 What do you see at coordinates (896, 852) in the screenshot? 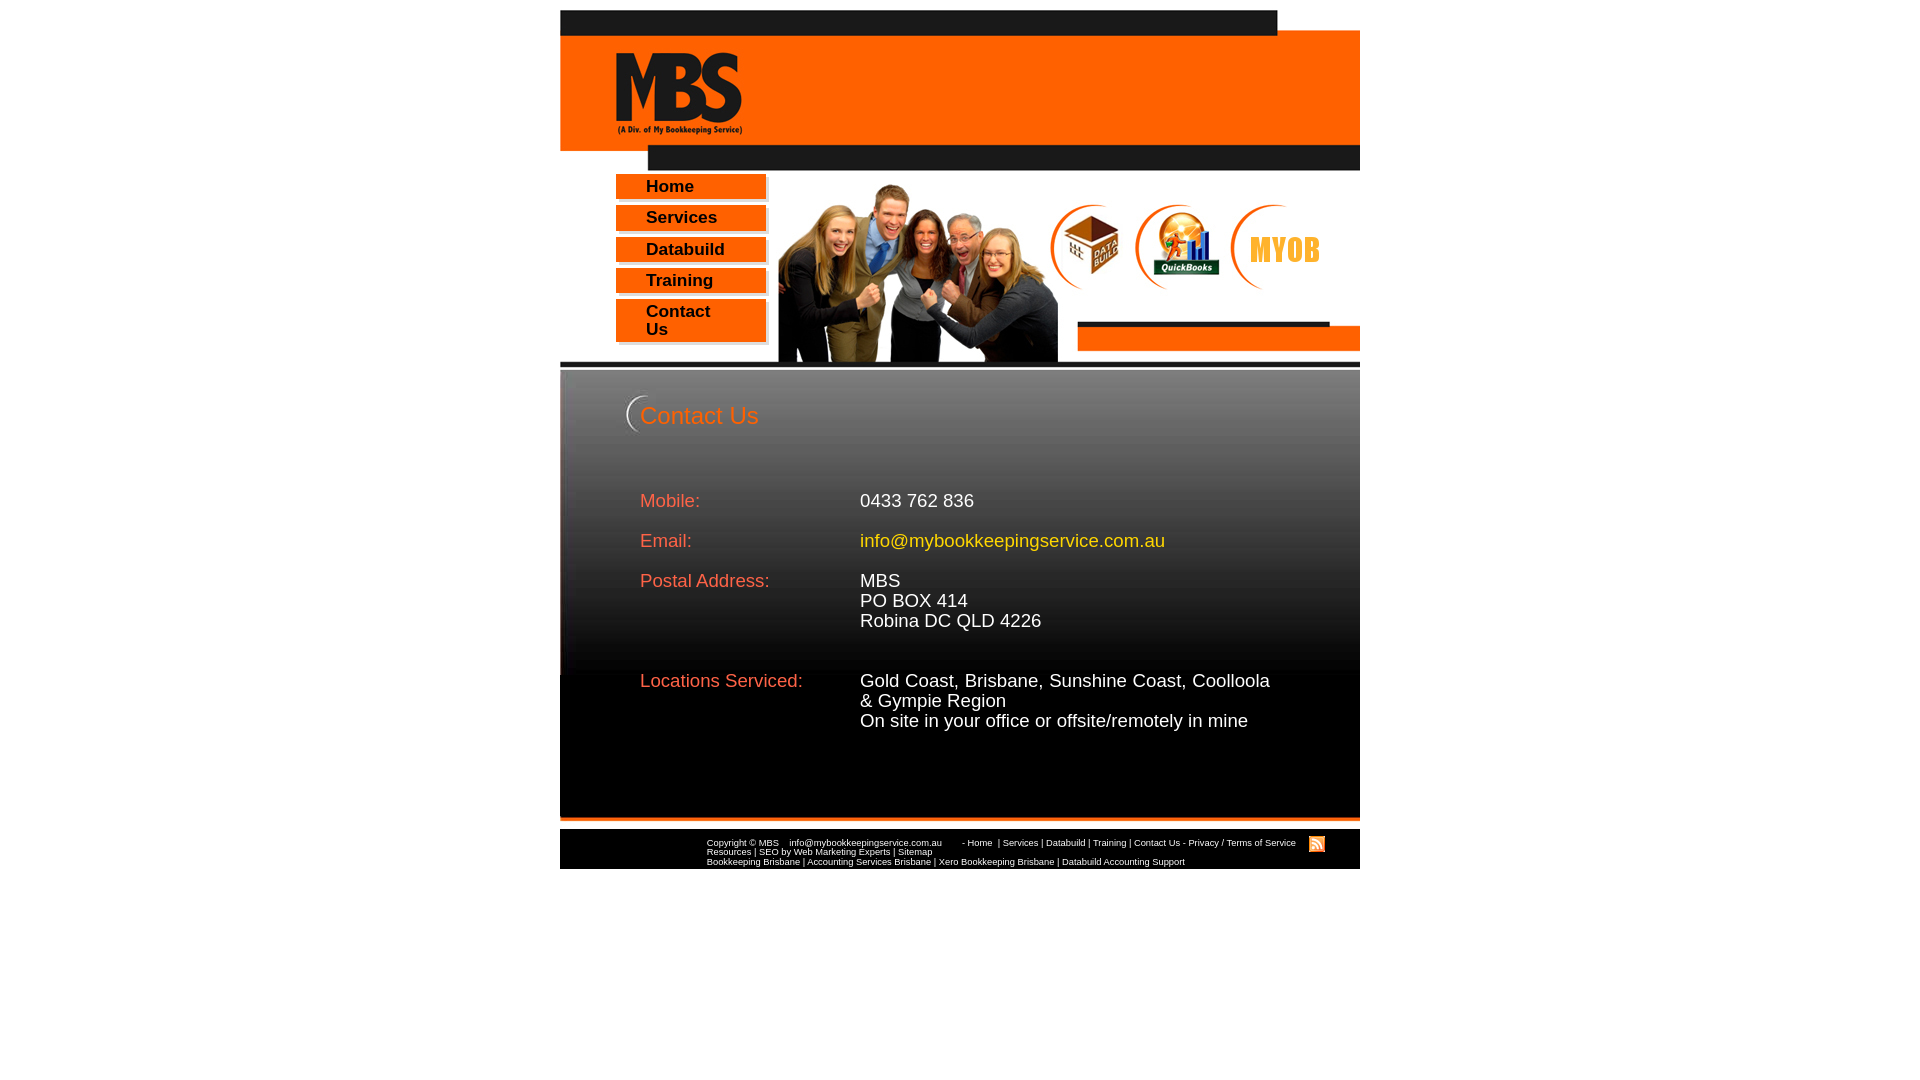
I see `'Sitemap'` at bounding box center [896, 852].